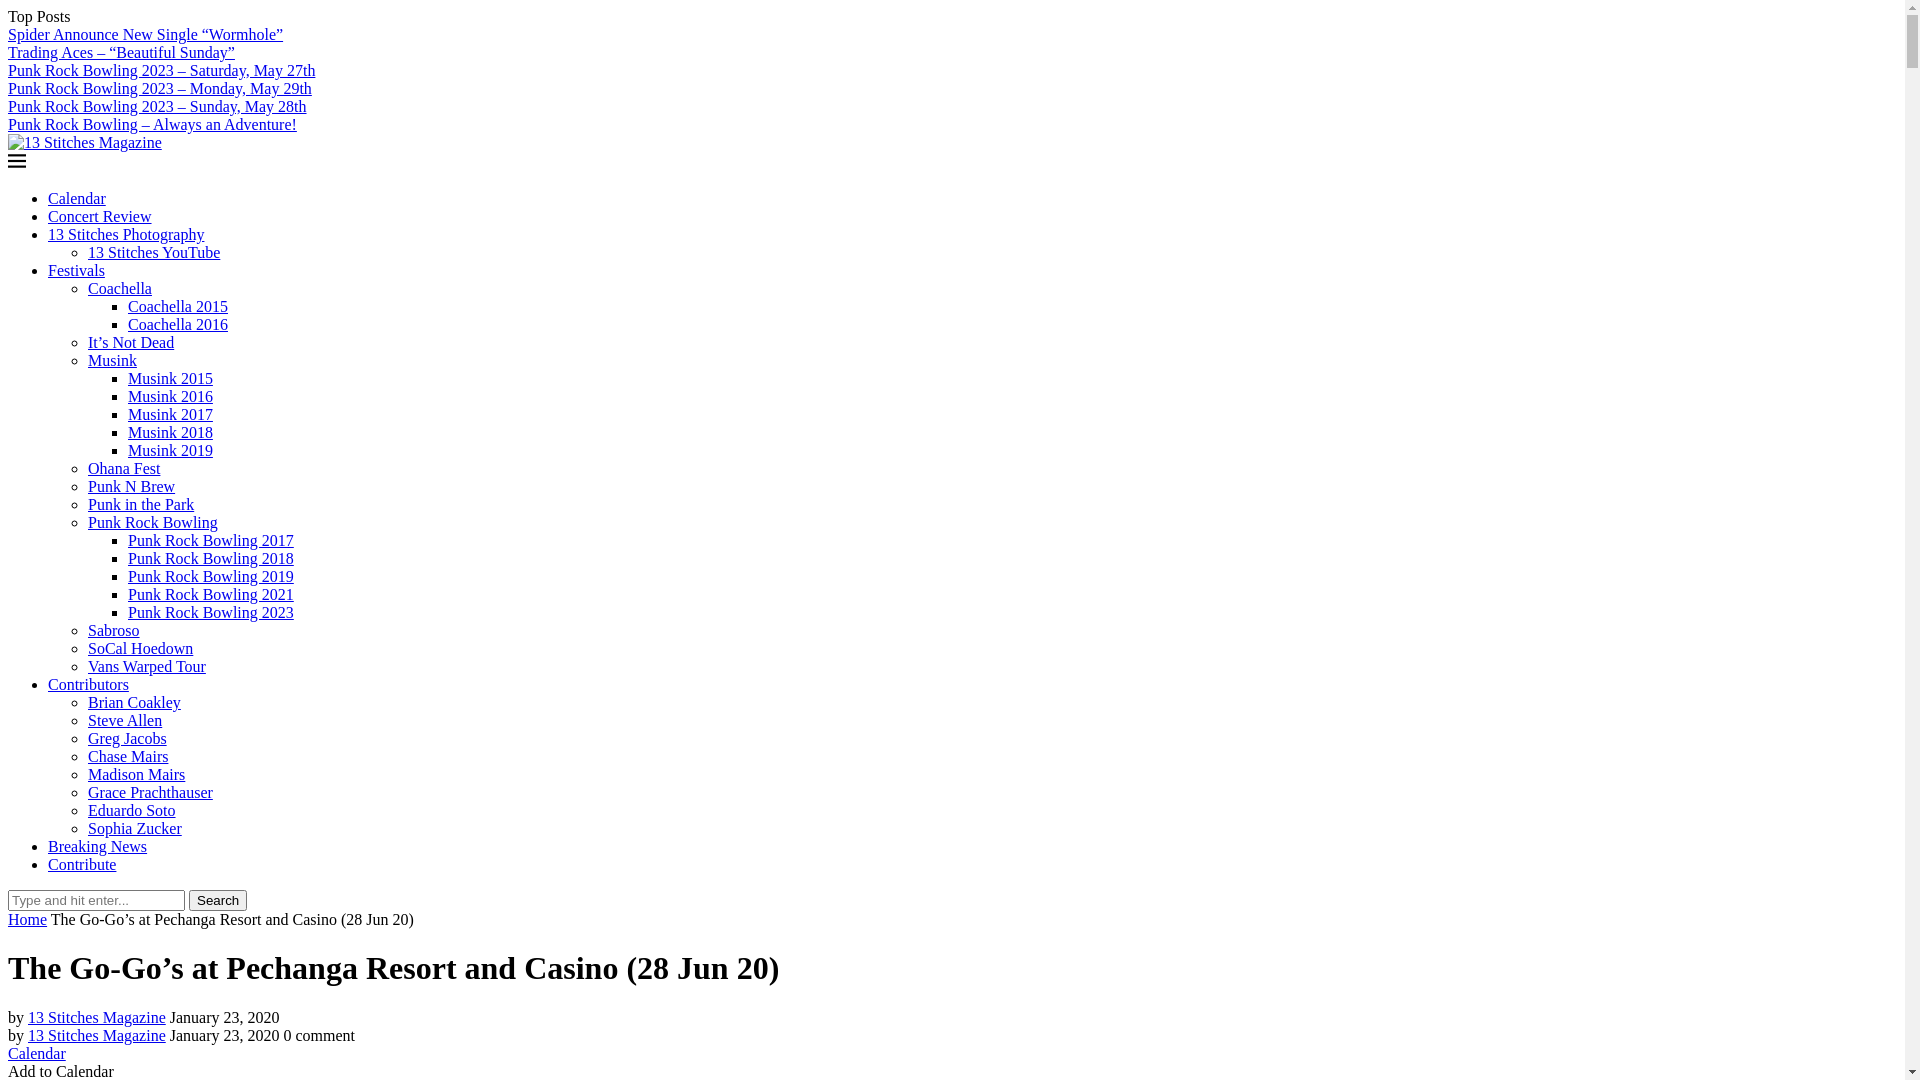 This screenshot has width=1920, height=1080. I want to click on 'Calendar', so click(37, 1052).